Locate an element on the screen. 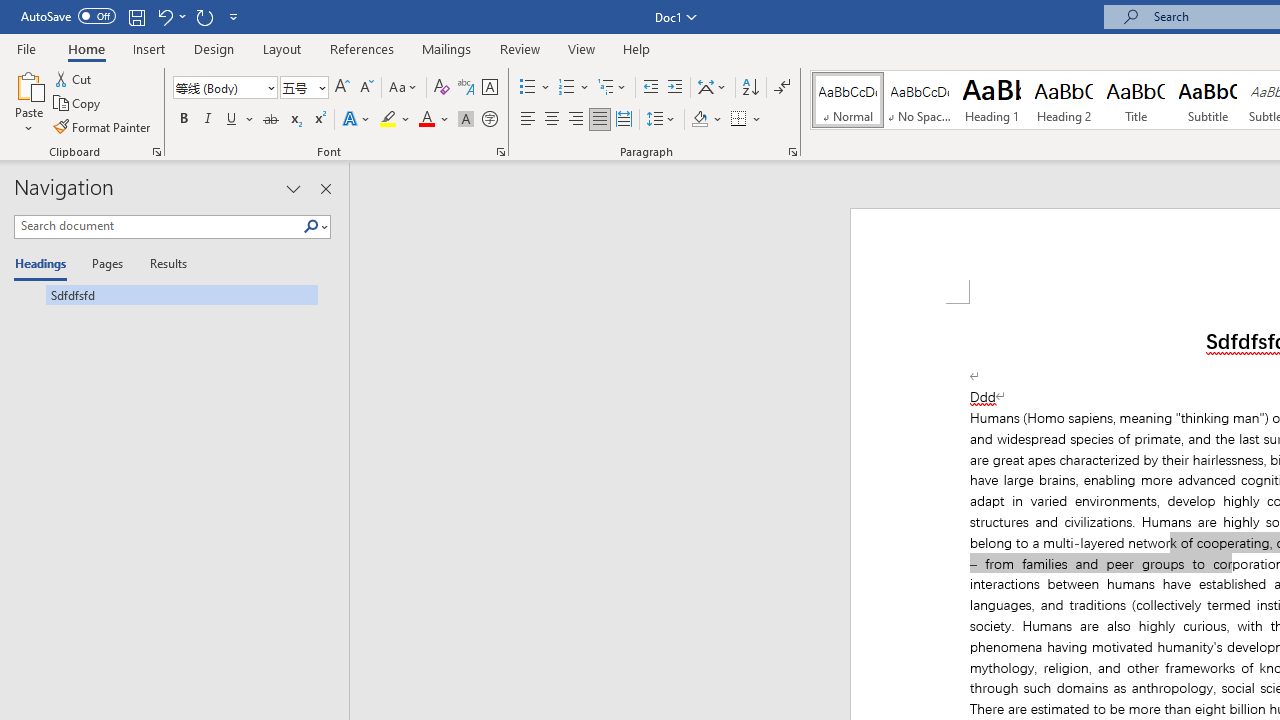 This screenshot has width=1280, height=720. 'Home' is located at coordinates (85, 48).